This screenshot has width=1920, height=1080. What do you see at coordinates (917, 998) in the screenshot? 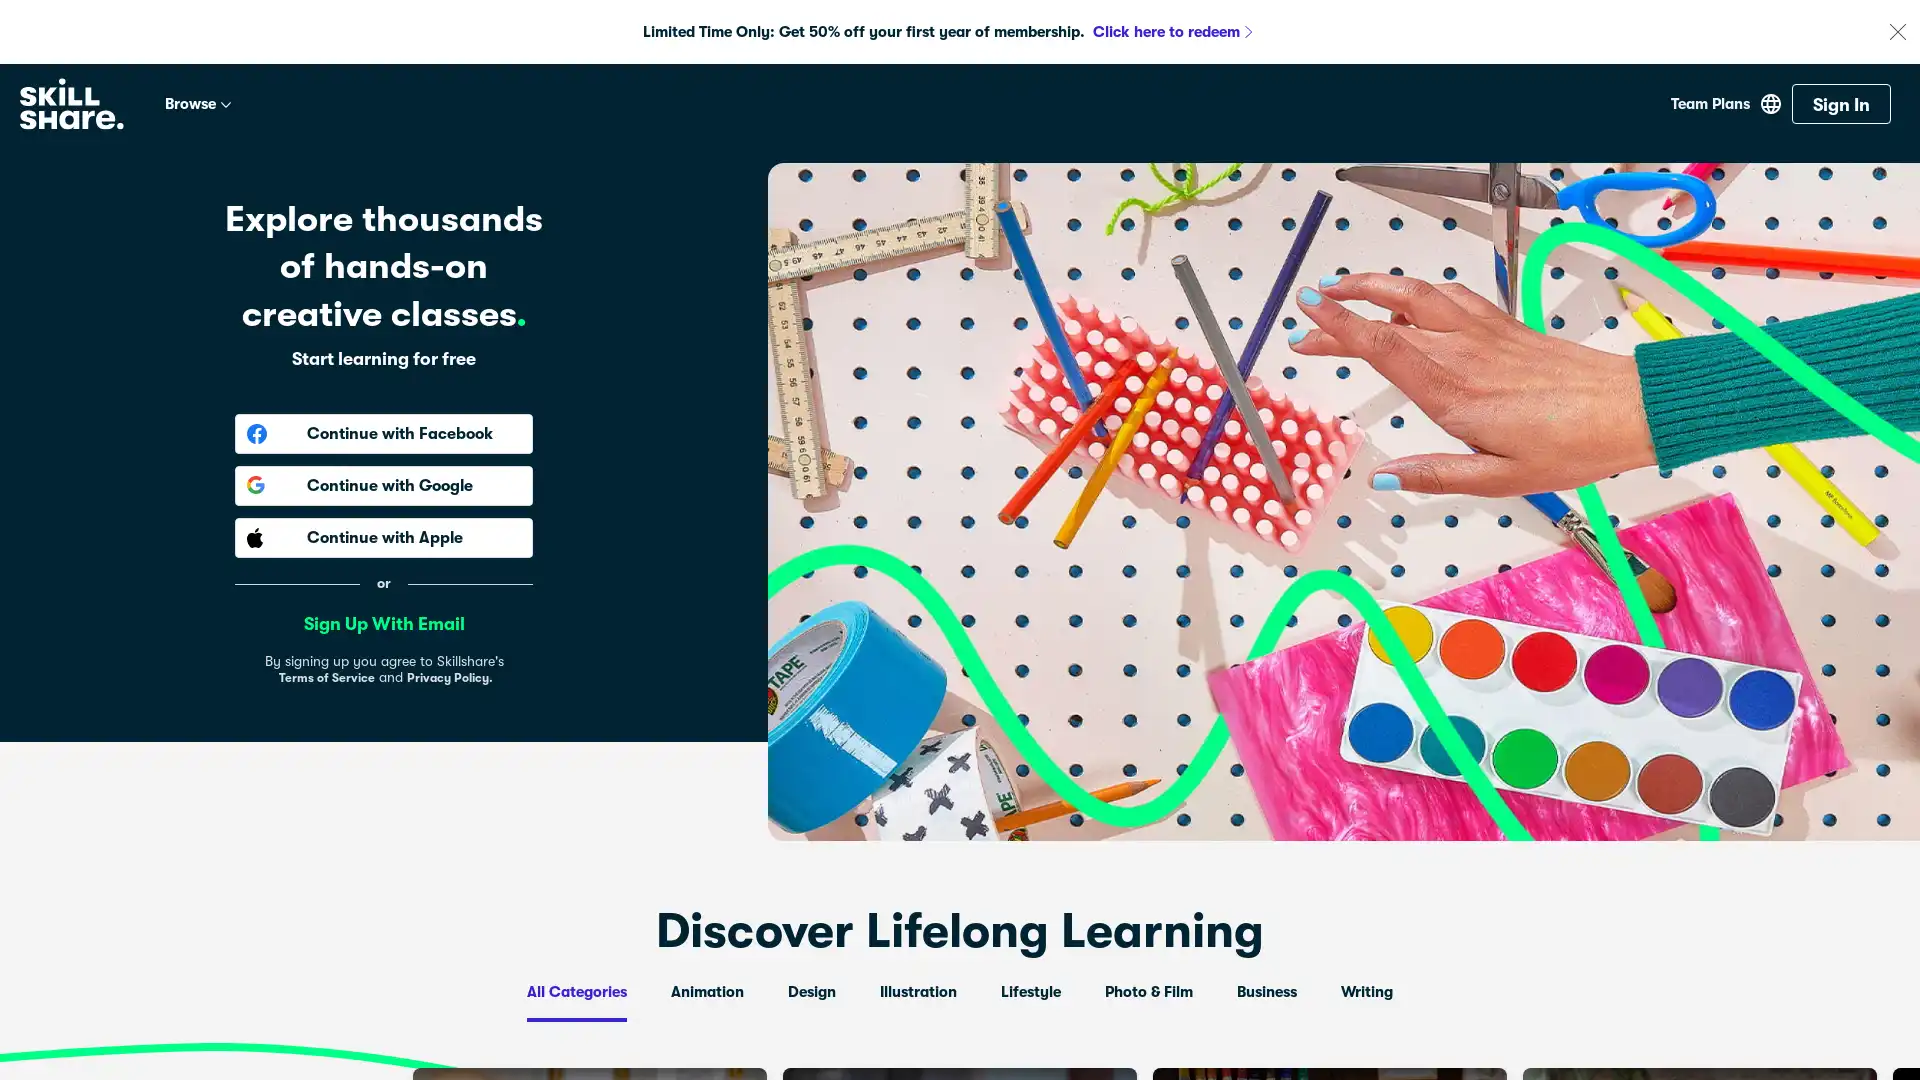
I see `Illustration` at bounding box center [917, 998].